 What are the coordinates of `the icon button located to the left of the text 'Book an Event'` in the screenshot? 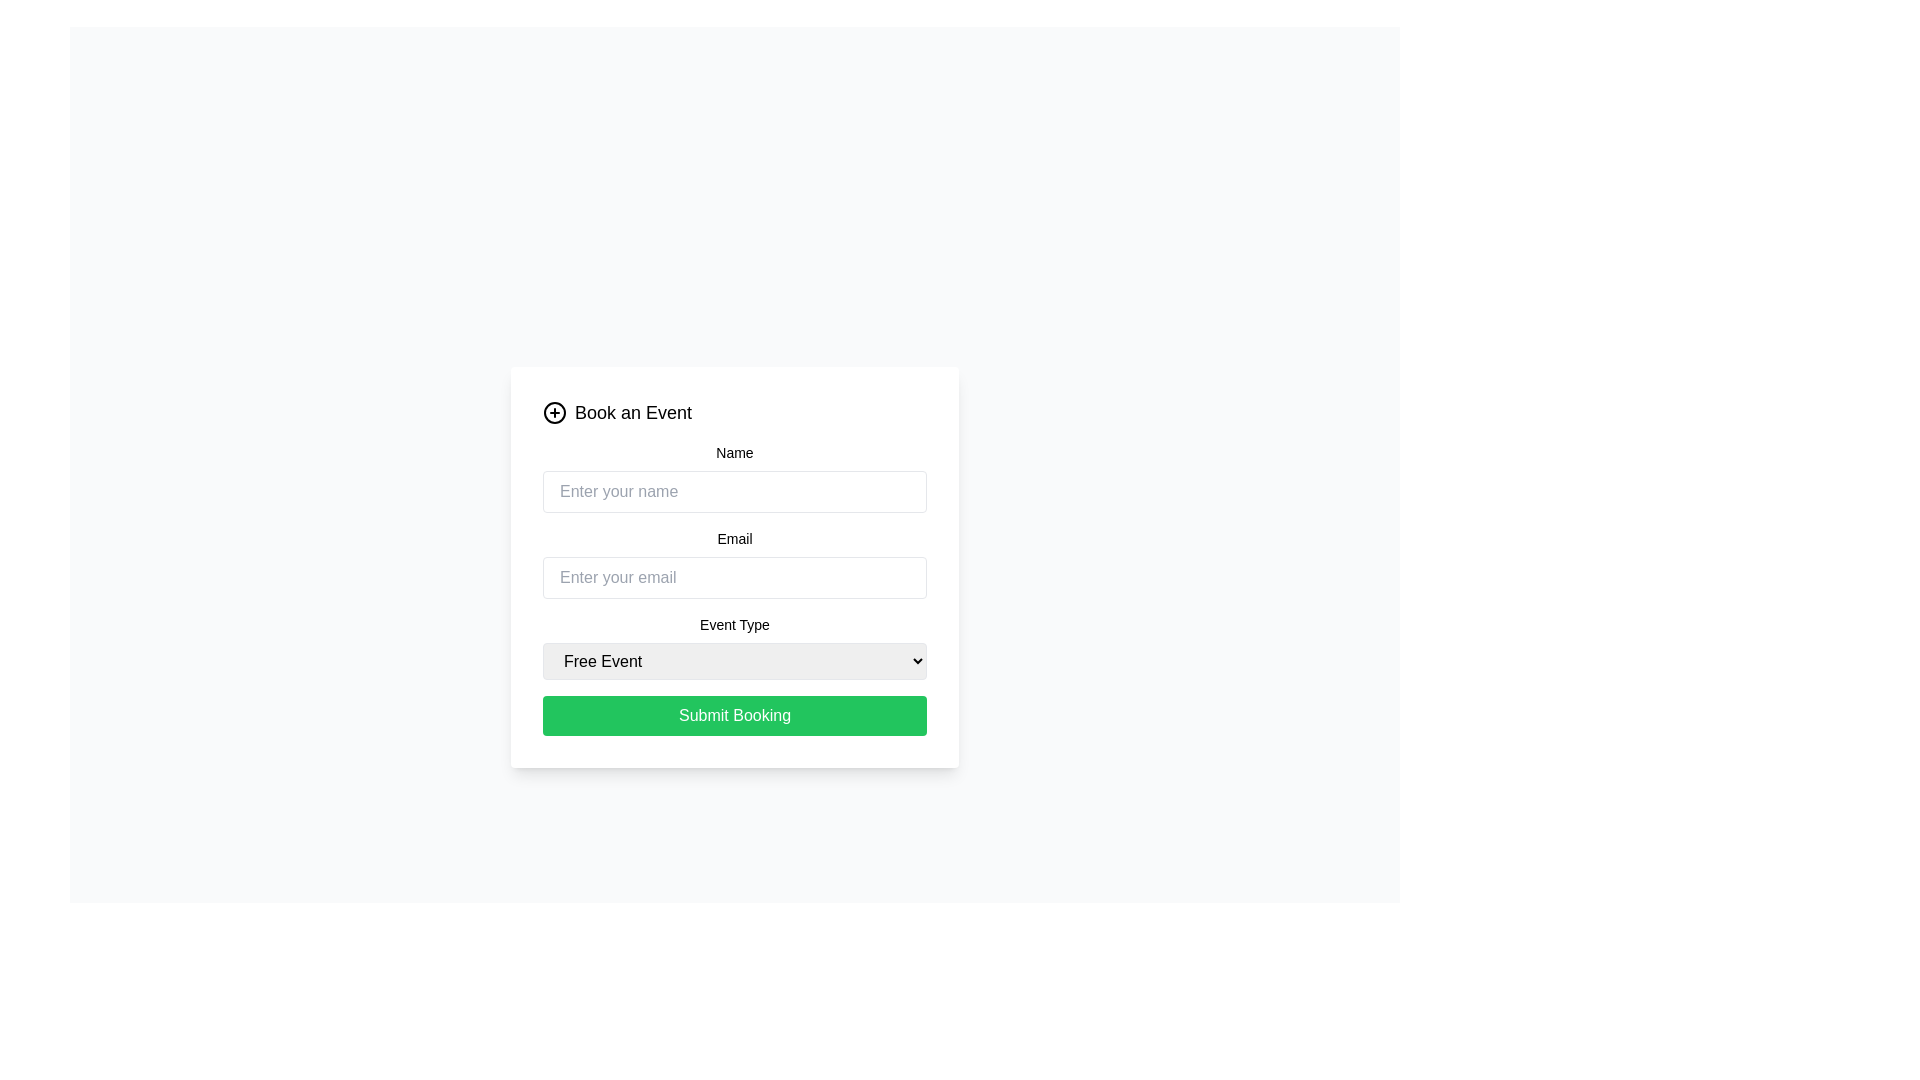 It's located at (555, 411).